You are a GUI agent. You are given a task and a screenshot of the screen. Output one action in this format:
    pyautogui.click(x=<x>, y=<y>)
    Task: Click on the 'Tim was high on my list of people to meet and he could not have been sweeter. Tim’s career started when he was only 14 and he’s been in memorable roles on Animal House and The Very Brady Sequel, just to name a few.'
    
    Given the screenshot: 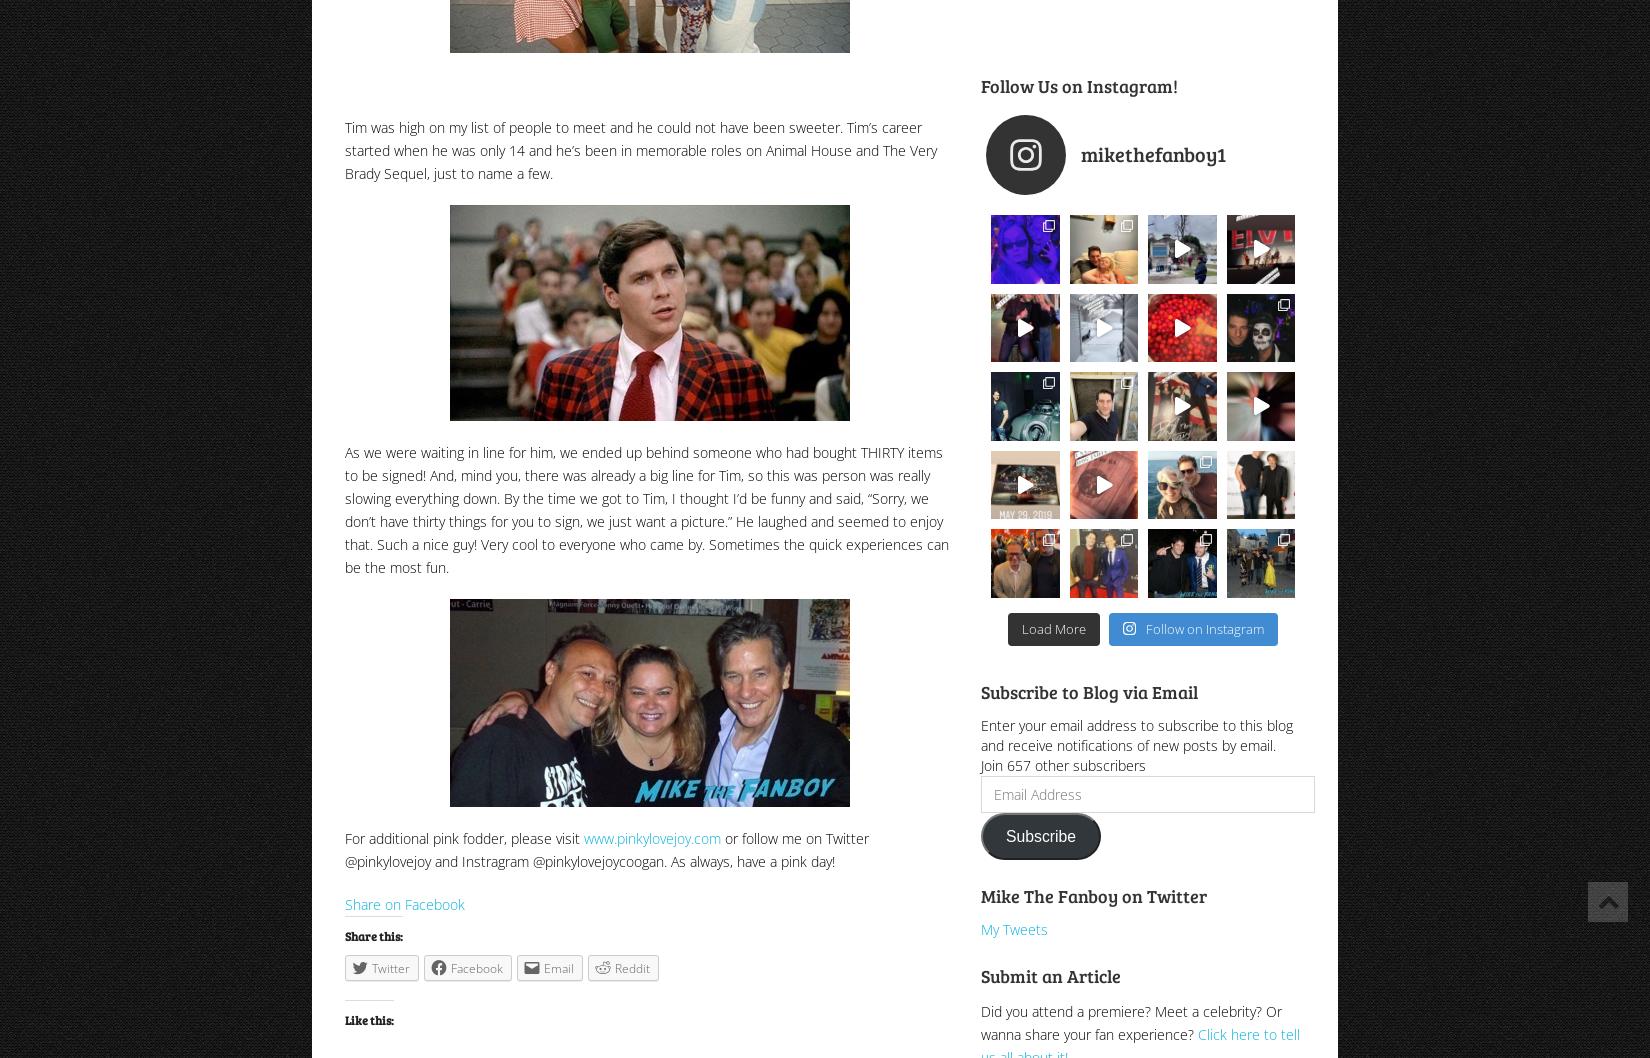 What is the action you would take?
    pyautogui.click(x=640, y=149)
    